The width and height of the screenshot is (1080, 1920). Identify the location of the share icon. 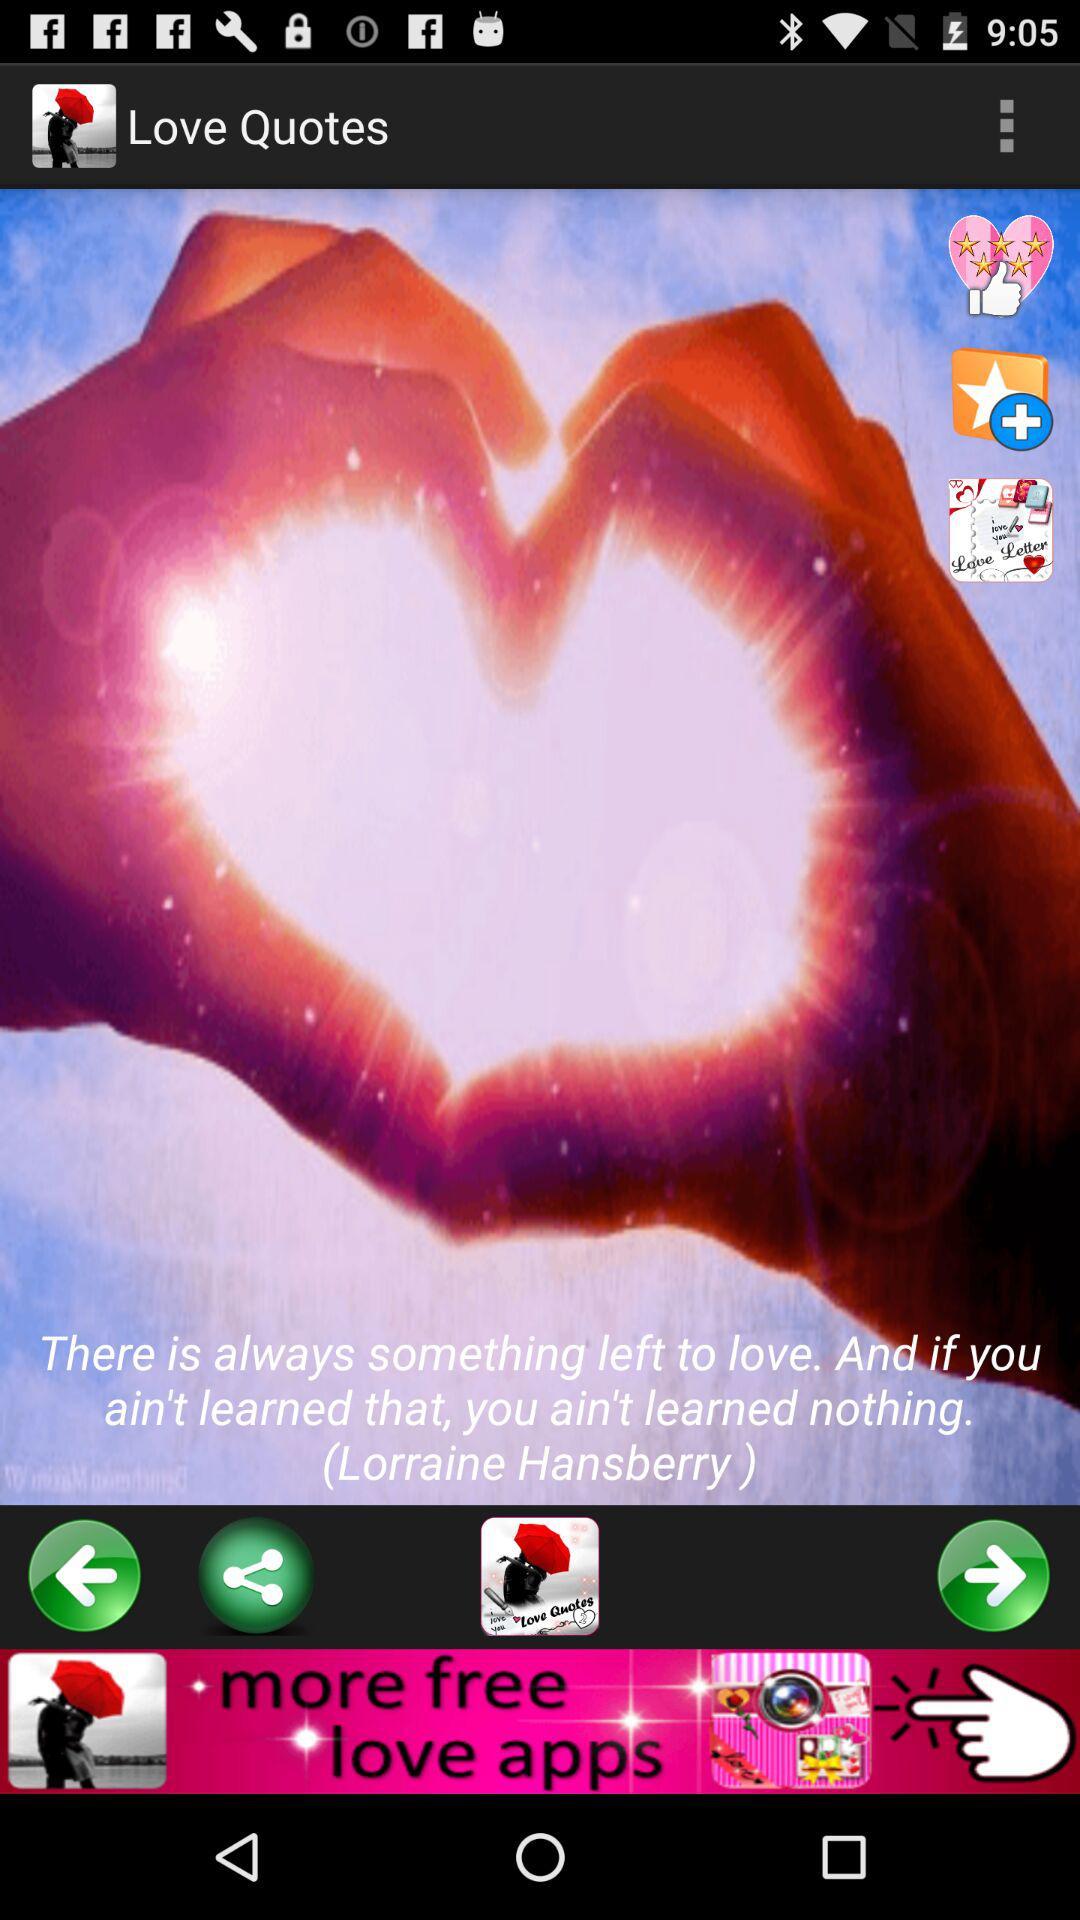
(255, 1686).